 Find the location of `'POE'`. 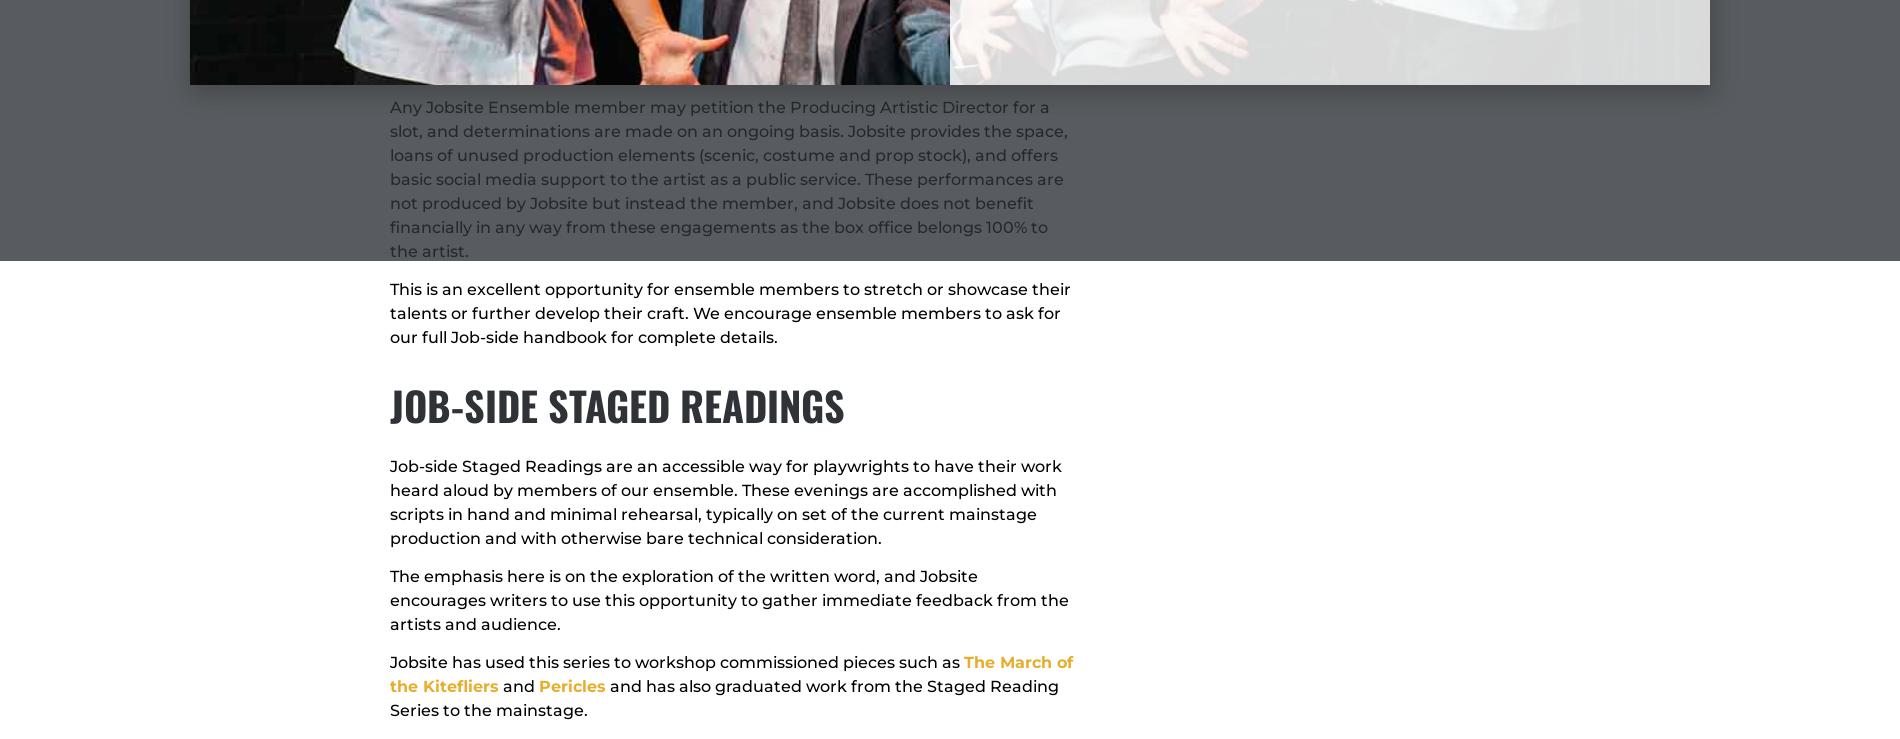

'POE' is located at coordinates (945, 19).